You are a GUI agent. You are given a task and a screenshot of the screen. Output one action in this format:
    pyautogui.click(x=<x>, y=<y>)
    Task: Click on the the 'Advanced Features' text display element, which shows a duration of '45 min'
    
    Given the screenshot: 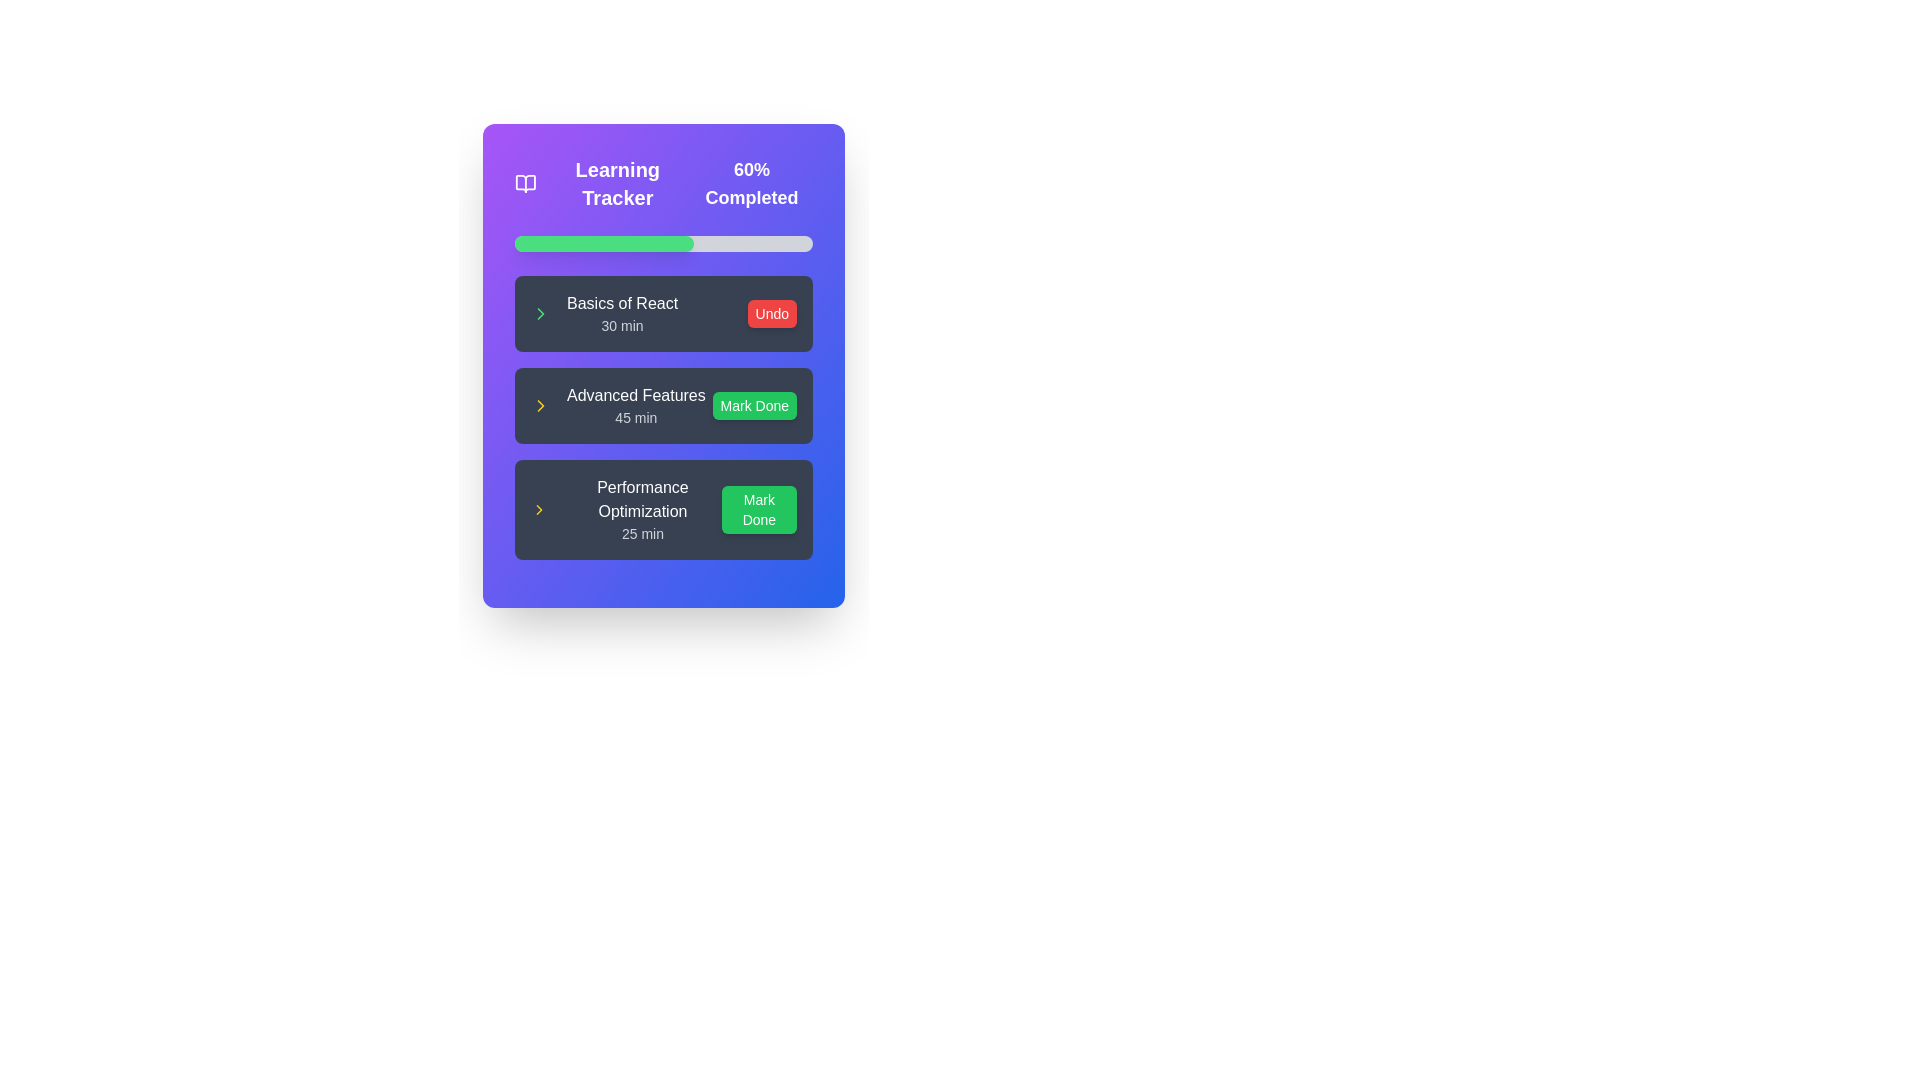 What is the action you would take?
    pyautogui.click(x=635, y=405)
    